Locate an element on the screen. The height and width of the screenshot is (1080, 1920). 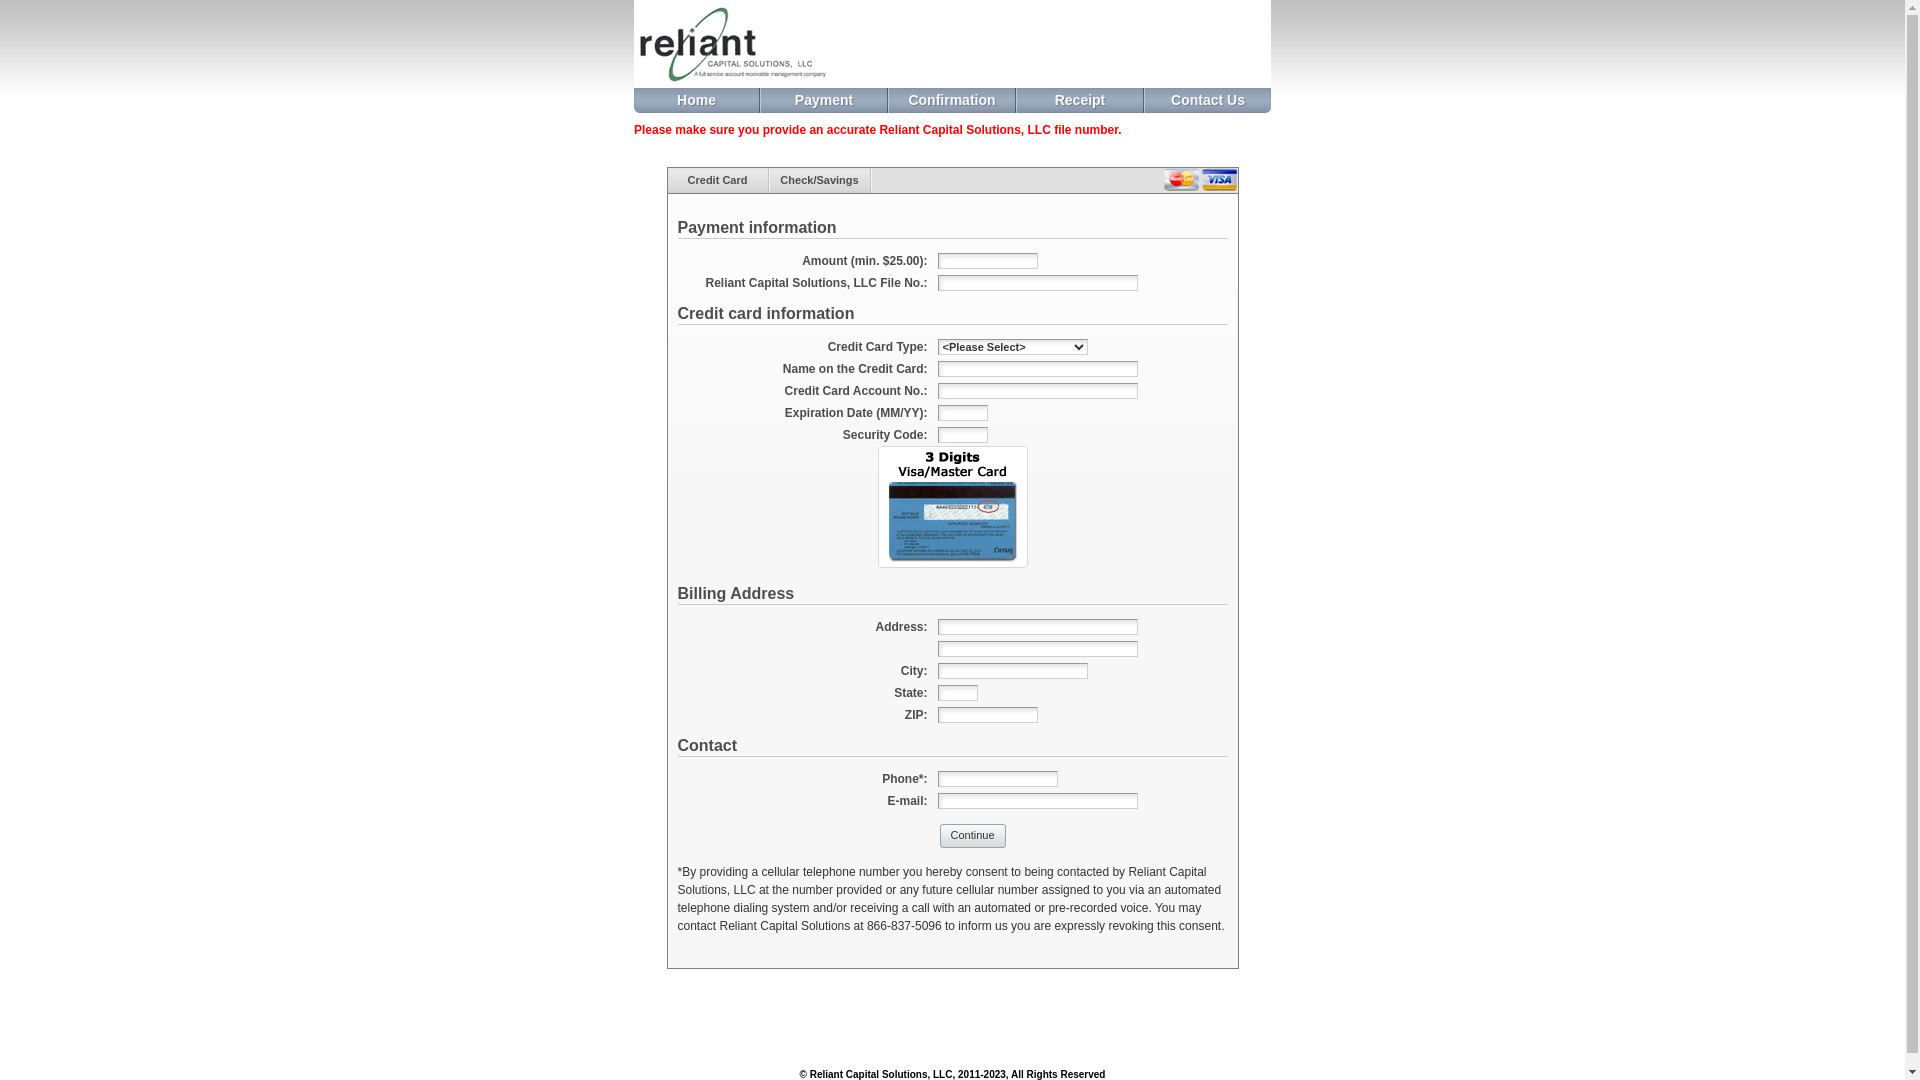
'Receipt' is located at coordinates (1079, 100).